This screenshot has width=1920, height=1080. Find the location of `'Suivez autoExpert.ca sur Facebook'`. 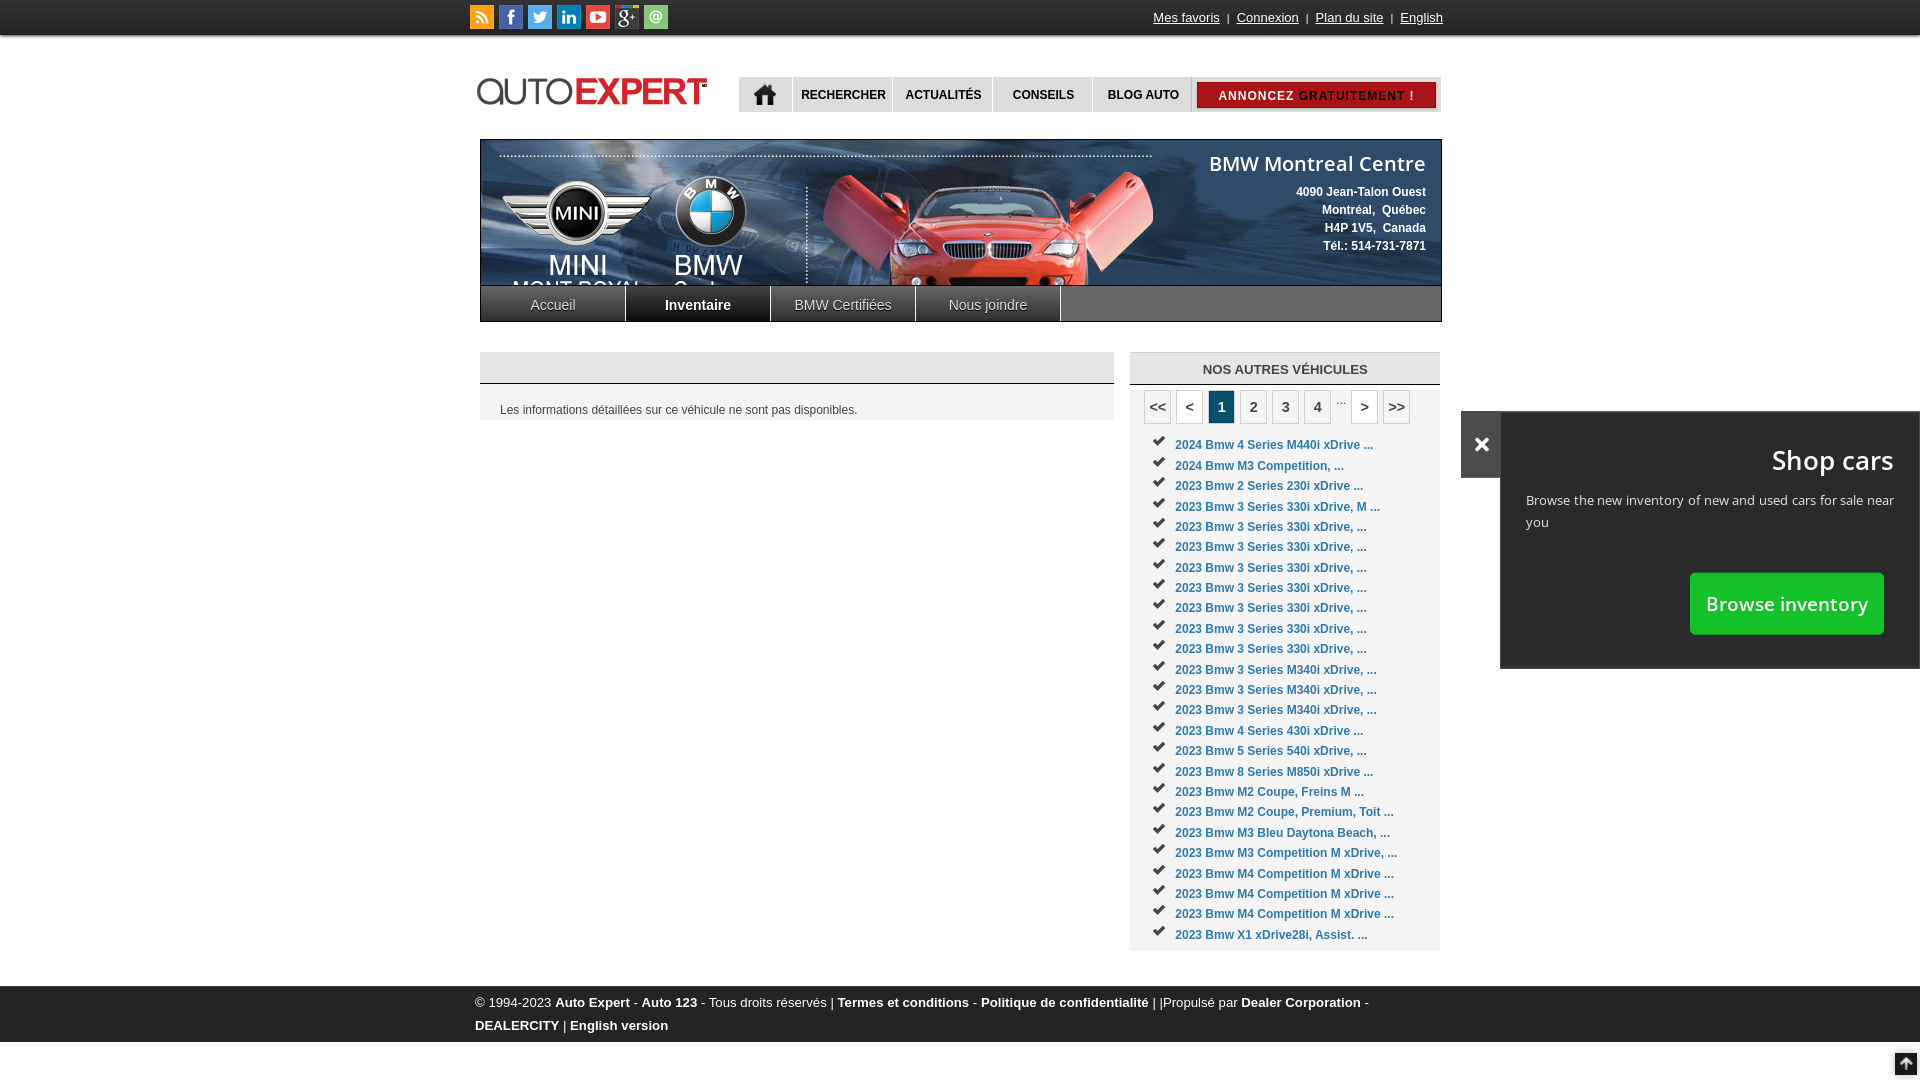

'Suivez autoExpert.ca sur Facebook' is located at coordinates (510, 24).